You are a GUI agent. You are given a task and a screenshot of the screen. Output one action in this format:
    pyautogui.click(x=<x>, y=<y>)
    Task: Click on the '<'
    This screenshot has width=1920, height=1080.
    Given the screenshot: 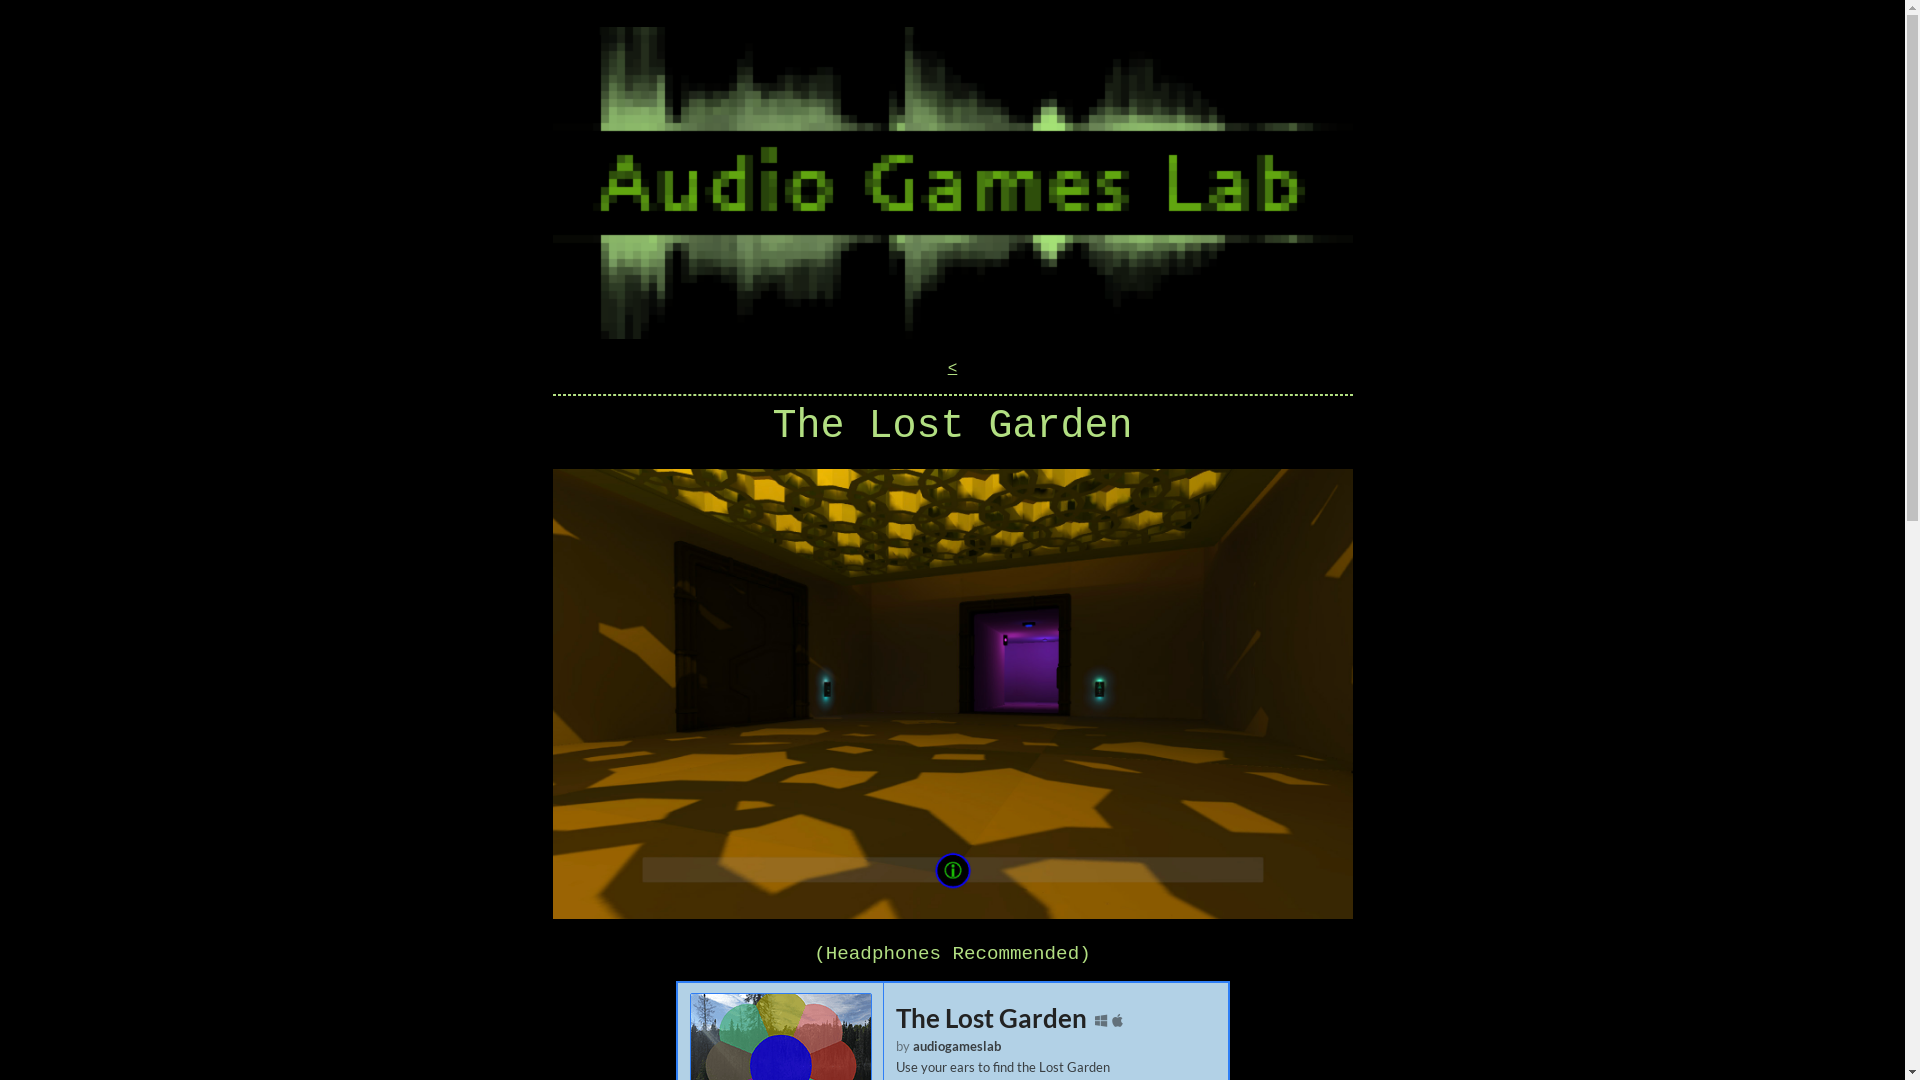 What is the action you would take?
    pyautogui.click(x=952, y=369)
    